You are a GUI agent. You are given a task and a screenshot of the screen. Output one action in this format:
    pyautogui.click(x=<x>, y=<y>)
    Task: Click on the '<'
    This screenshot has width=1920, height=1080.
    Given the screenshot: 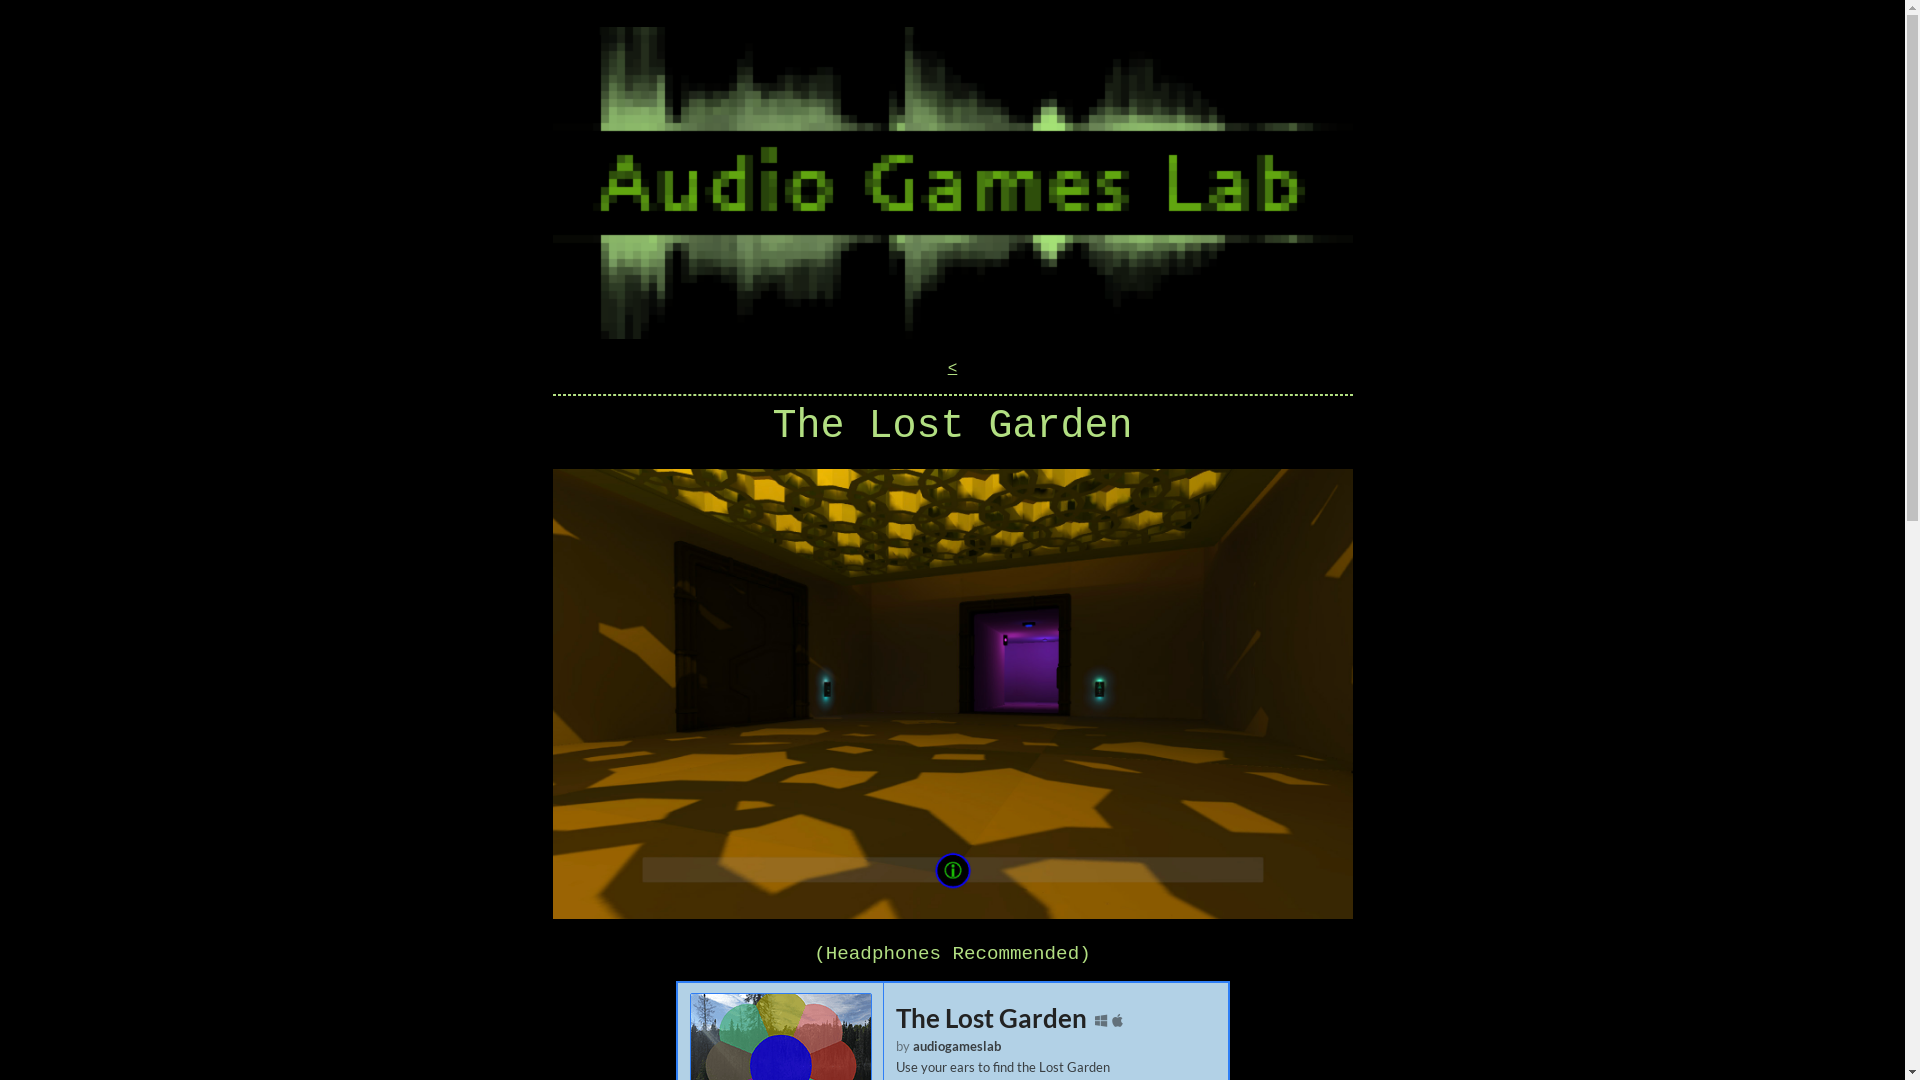 What is the action you would take?
    pyautogui.click(x=952, y=369)
    